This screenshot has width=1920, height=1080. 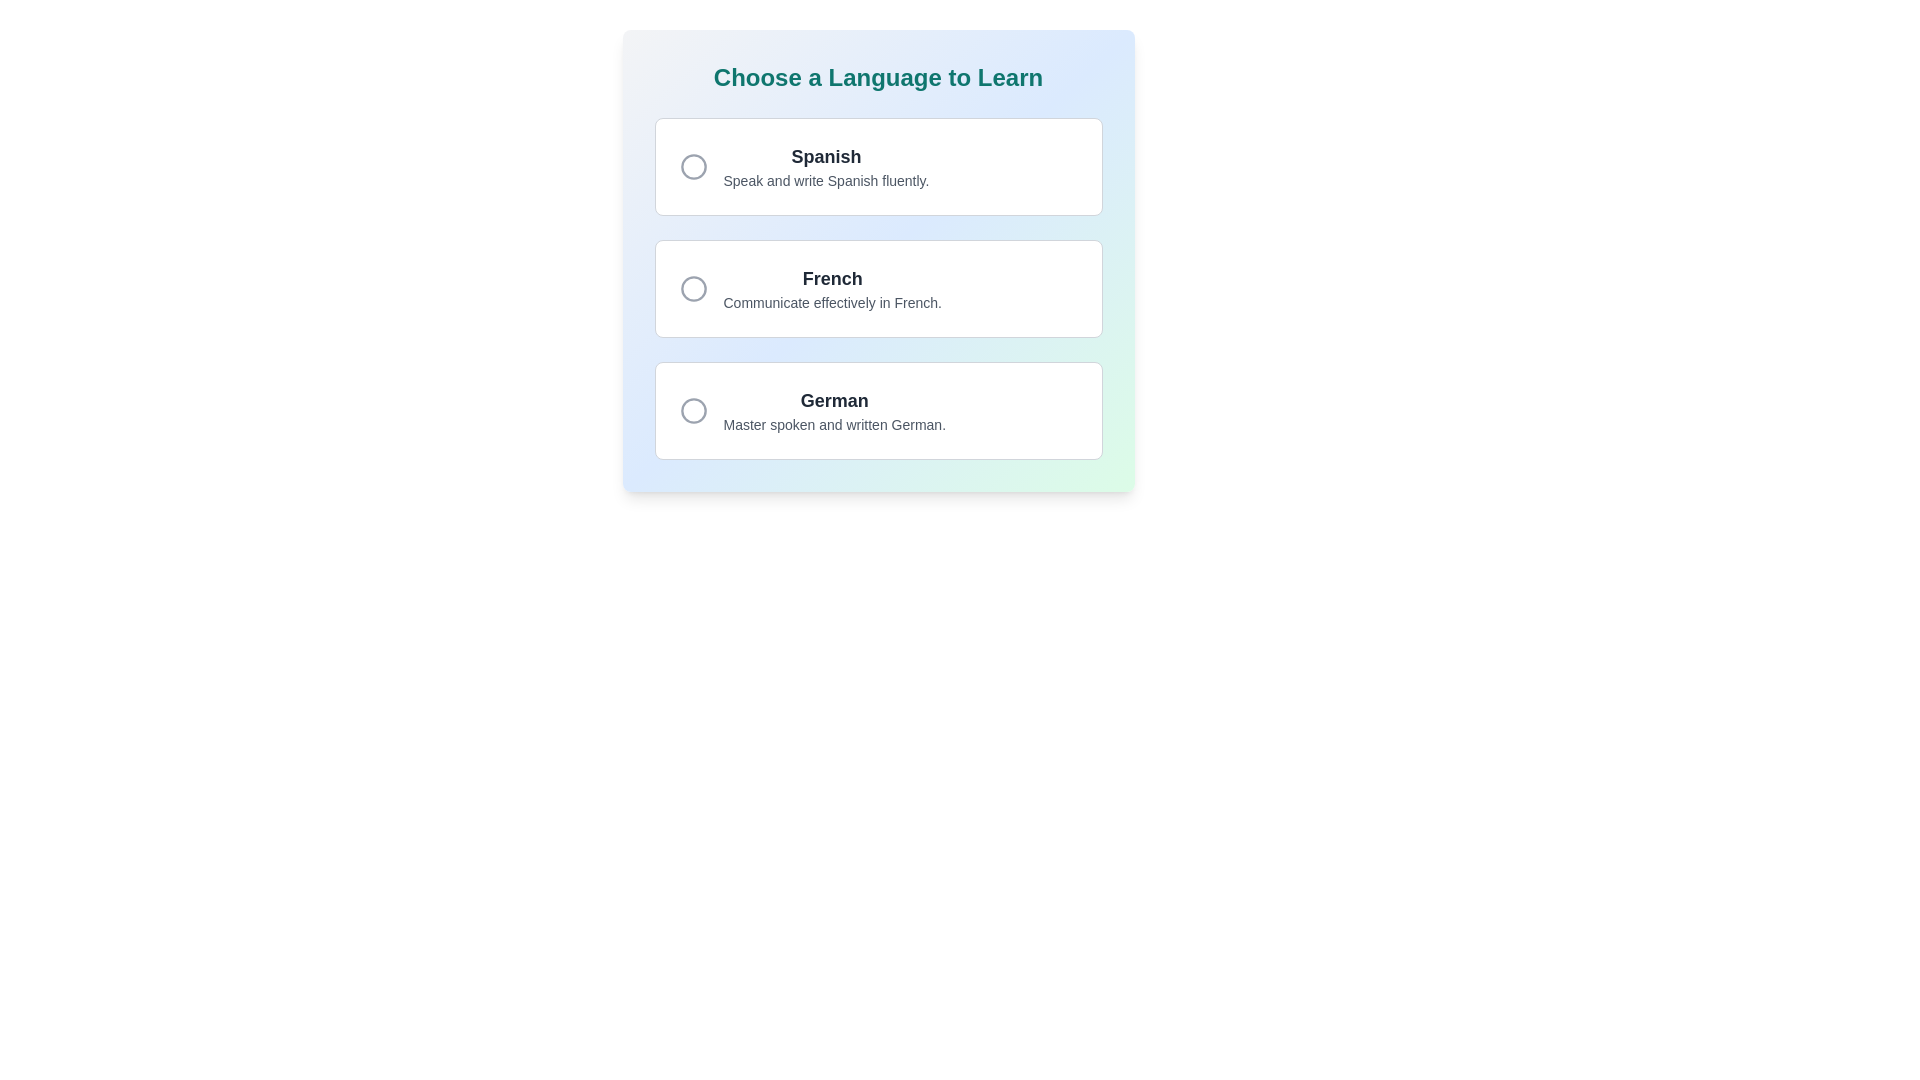 What do you see at coordinates (878, 165) in the screenshot?
I see `displayed text of the first Option card with a radio button labeled 'Spanish' in the language selection interface` at bounding box center [878, 165].